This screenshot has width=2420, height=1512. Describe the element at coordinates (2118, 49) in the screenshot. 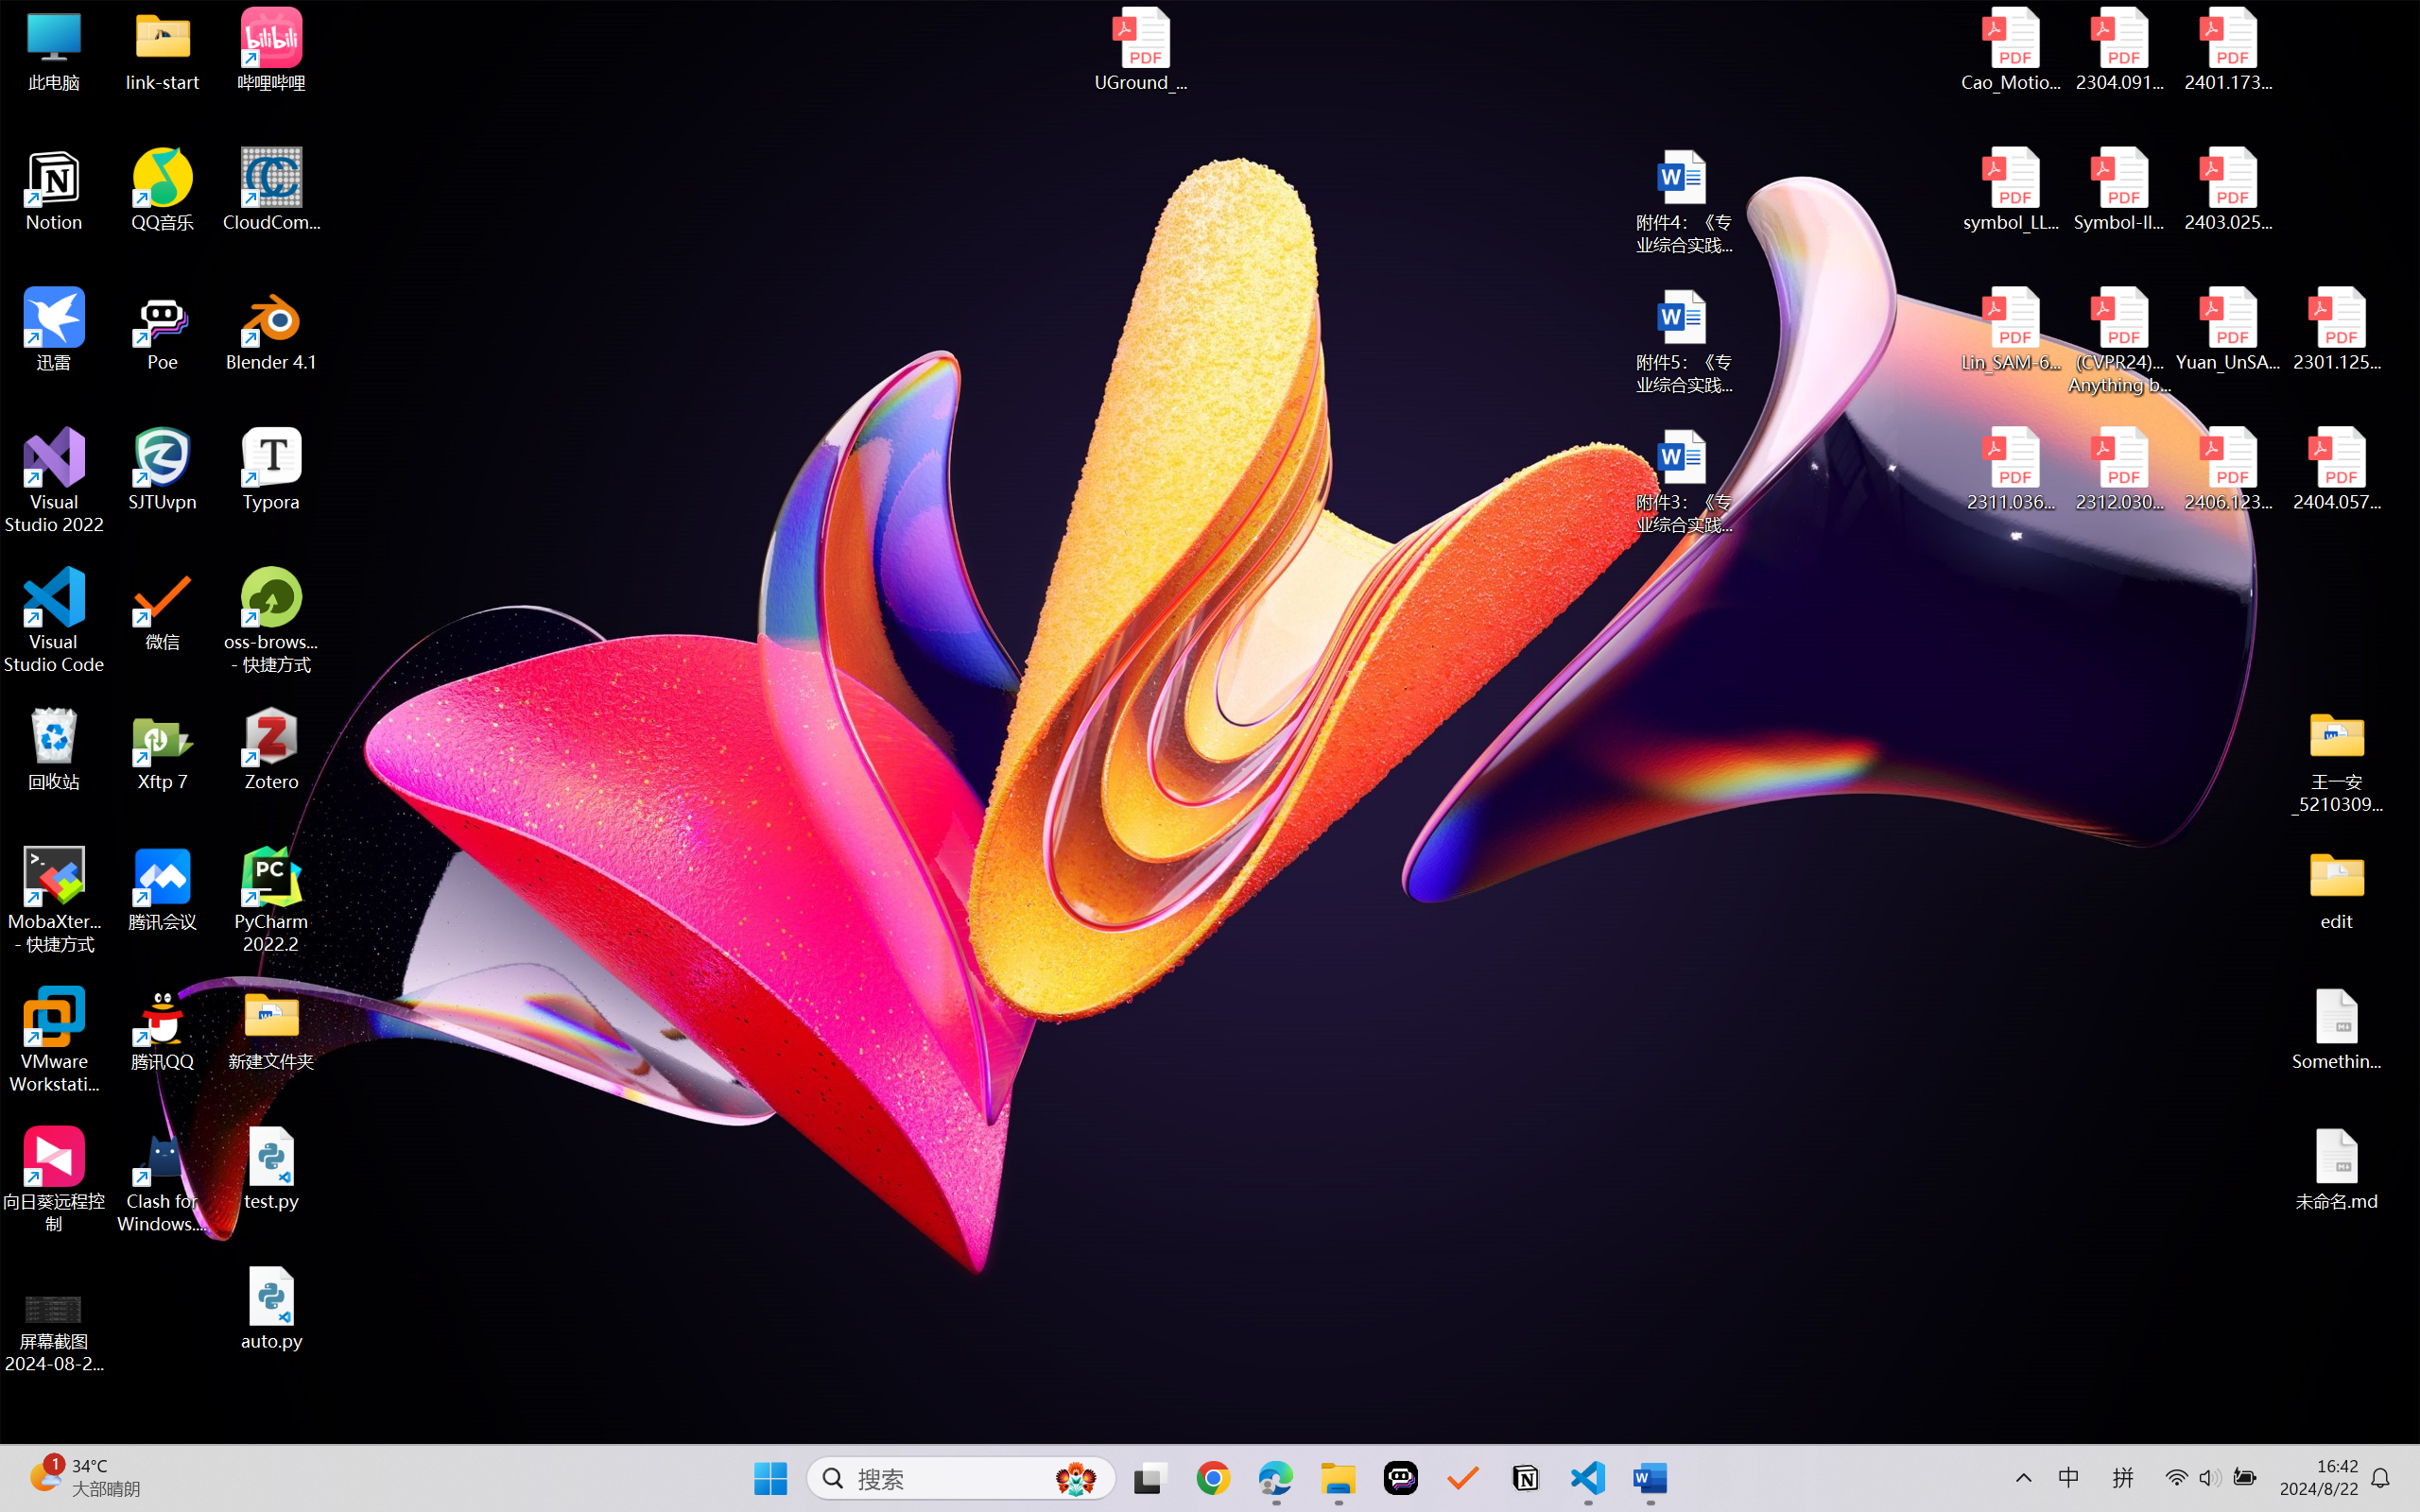

I see `'2304.09121v3.pdf'` at that location.